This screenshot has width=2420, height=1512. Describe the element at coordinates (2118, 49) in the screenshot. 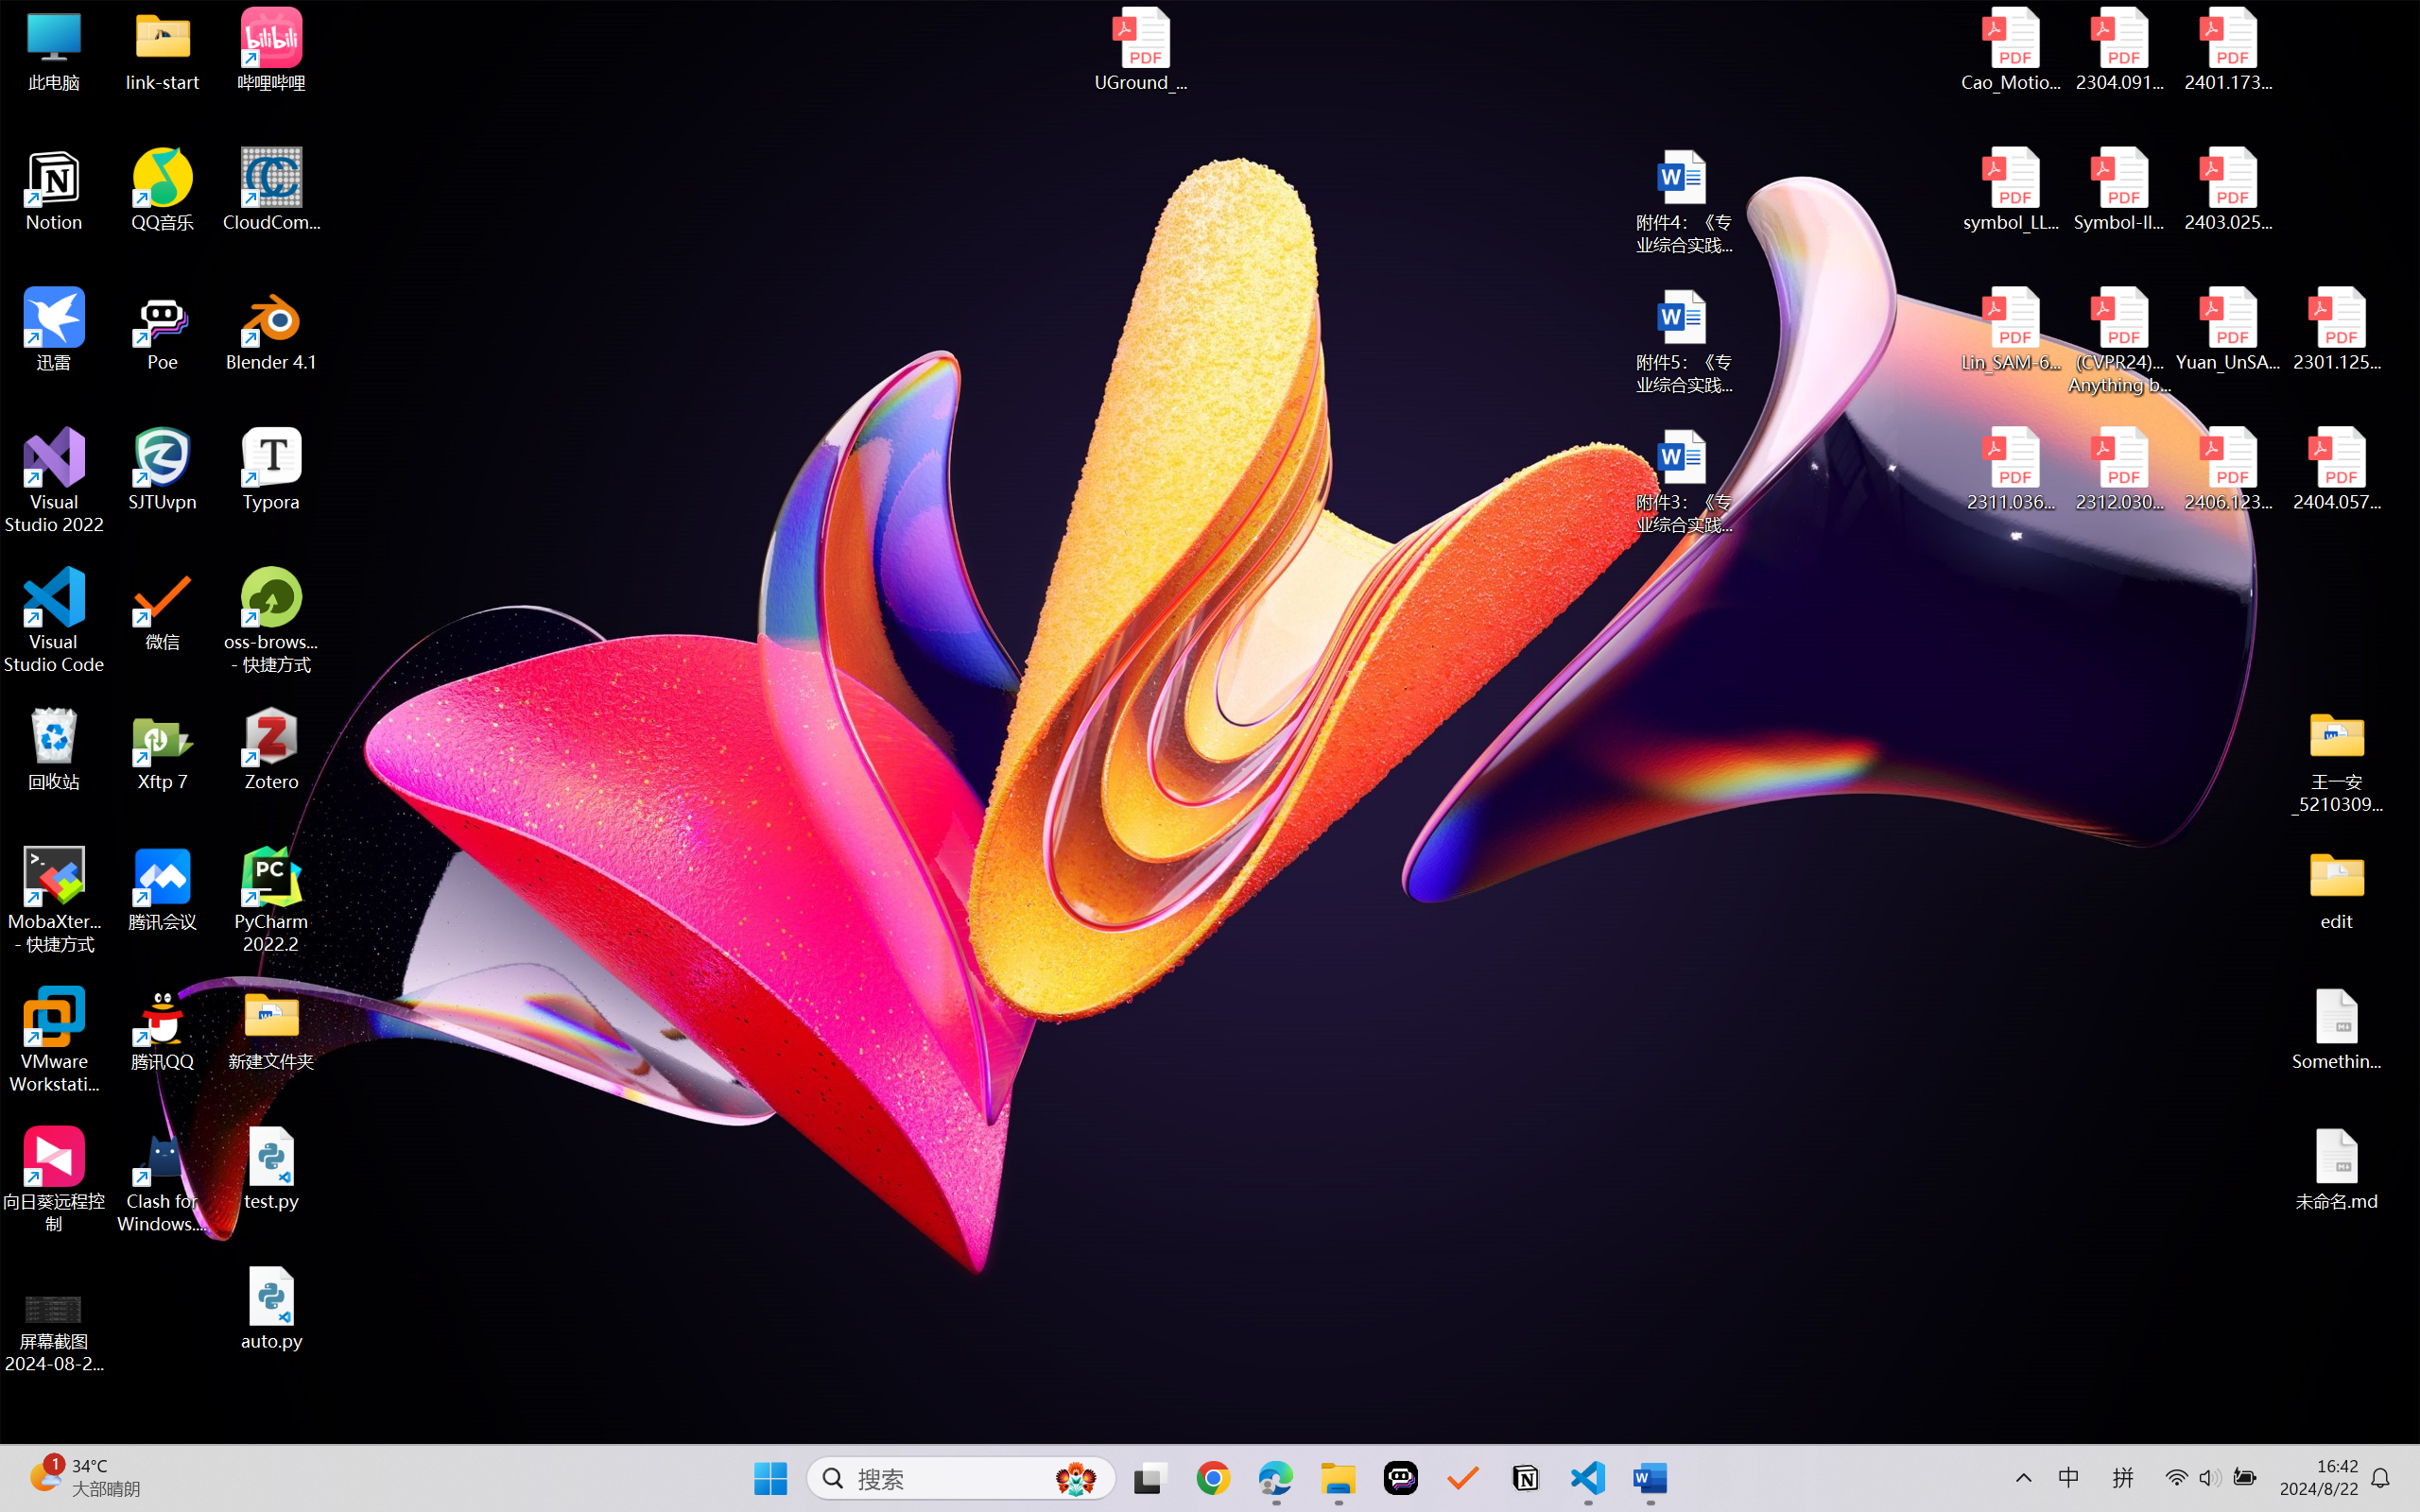

I see `'2304.09121v3.pdf'` at that location.